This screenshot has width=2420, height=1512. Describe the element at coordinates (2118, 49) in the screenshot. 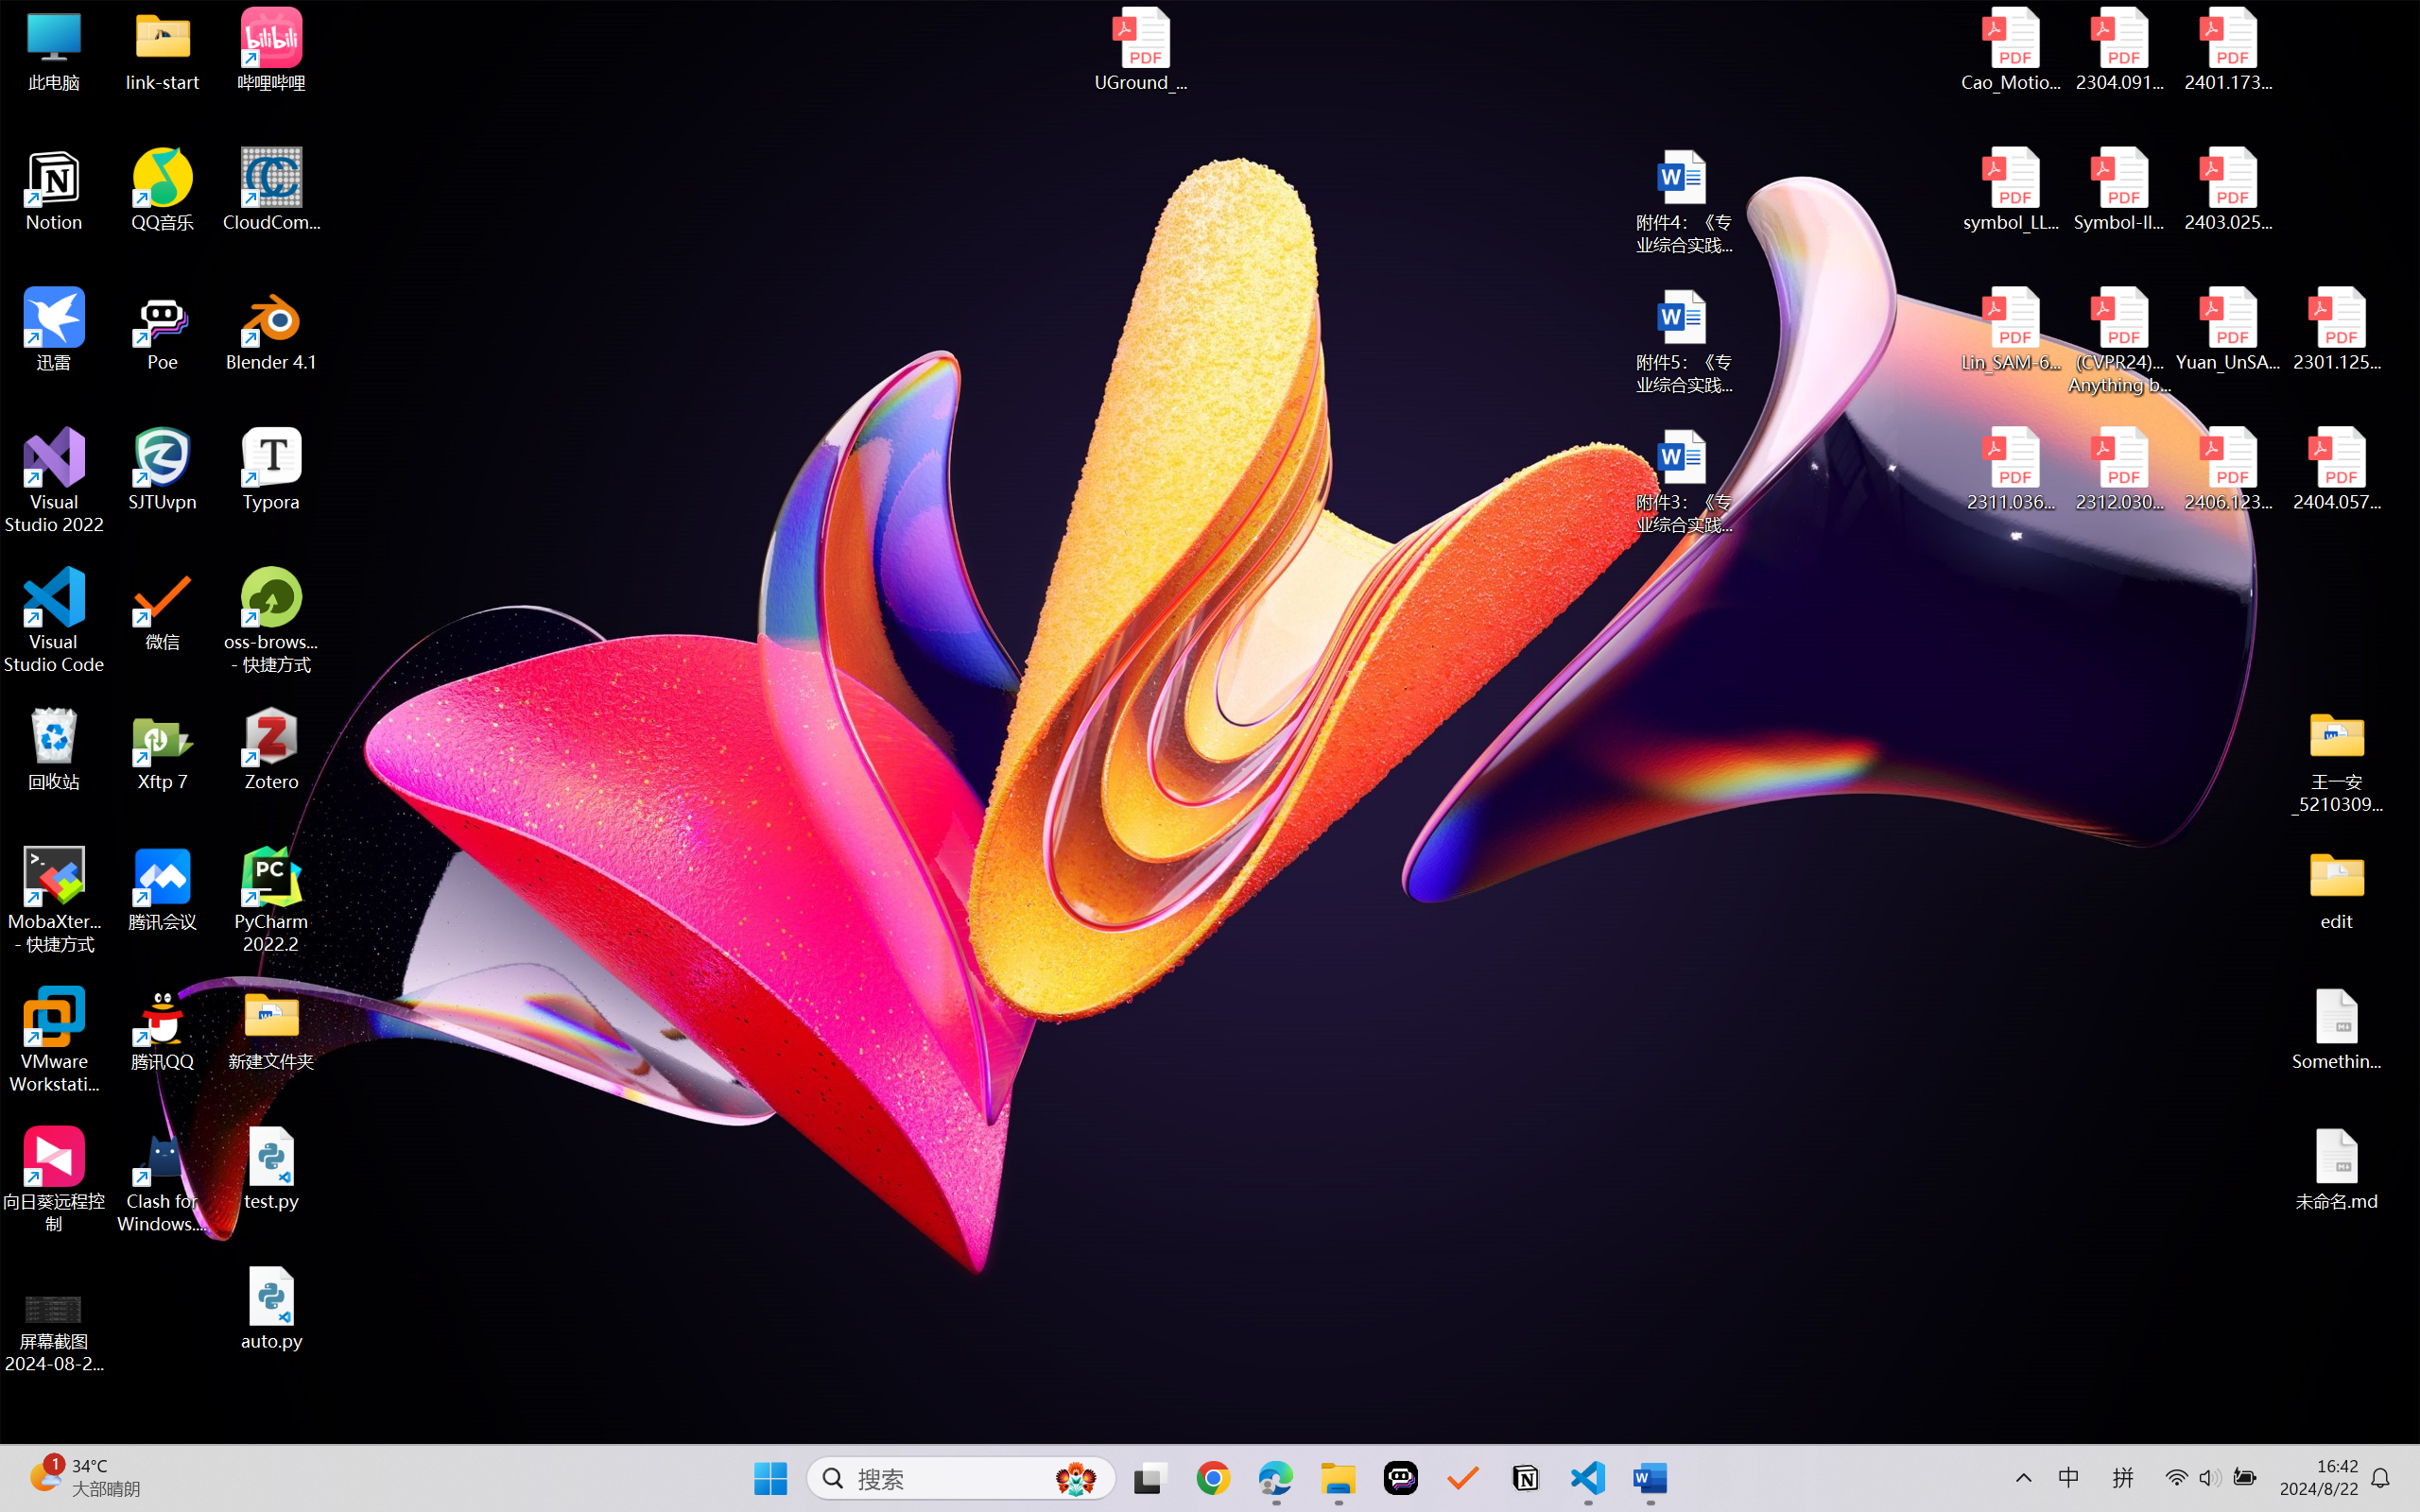

I see `'2304.09121v3.pdf'` at that location.